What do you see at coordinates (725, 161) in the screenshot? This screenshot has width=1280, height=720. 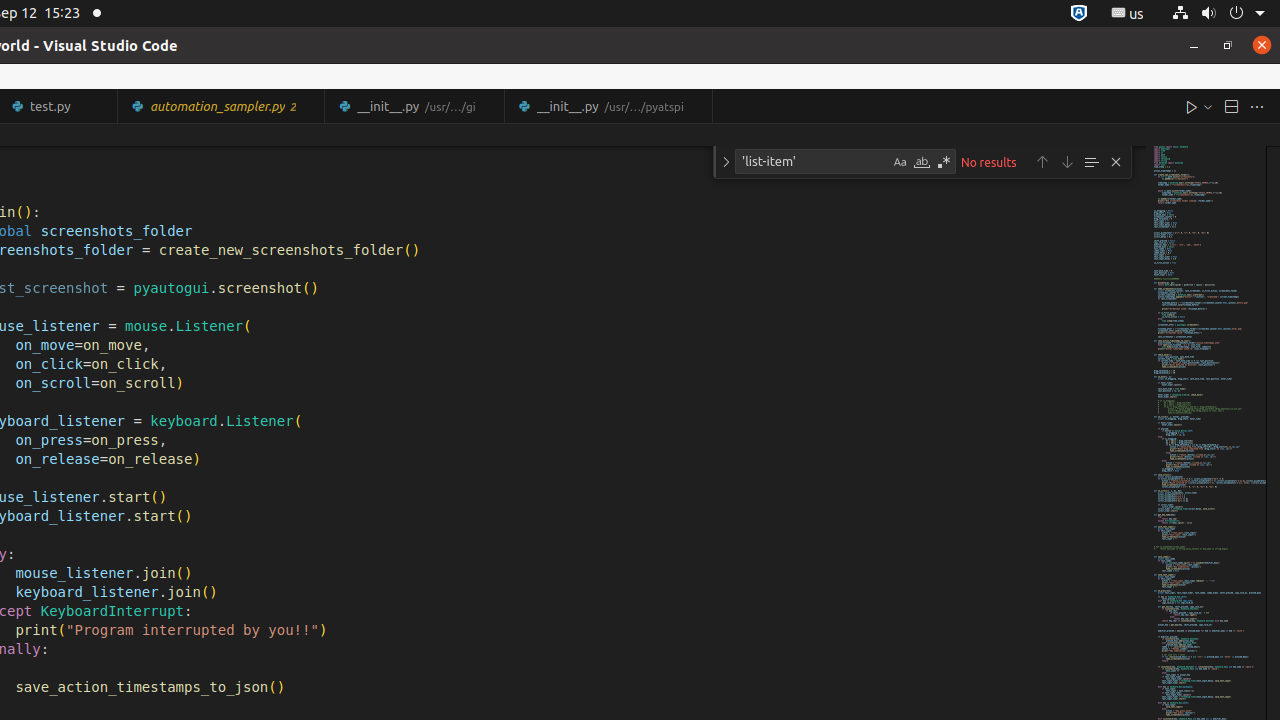 I see `'Toggle Replace'` at bounding box center [725, 161].